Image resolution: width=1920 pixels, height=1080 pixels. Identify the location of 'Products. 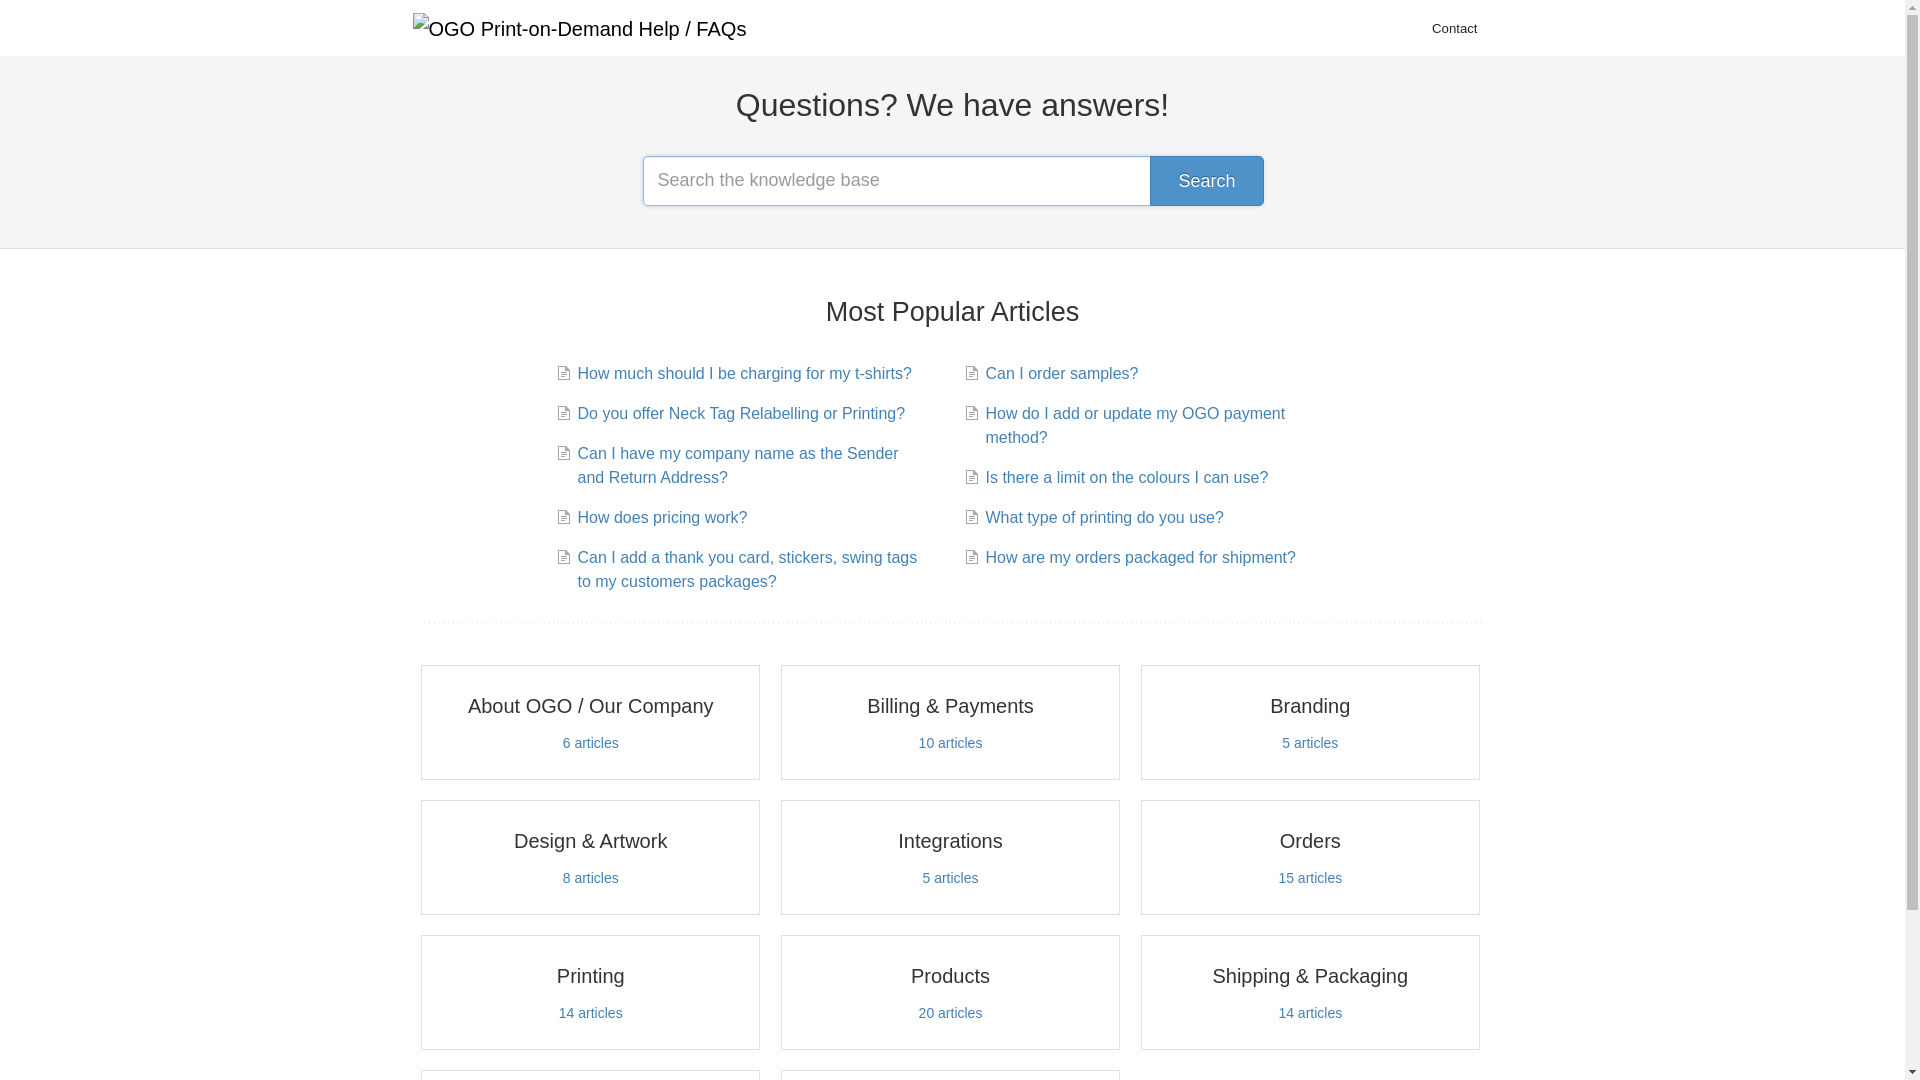
(949, 992).